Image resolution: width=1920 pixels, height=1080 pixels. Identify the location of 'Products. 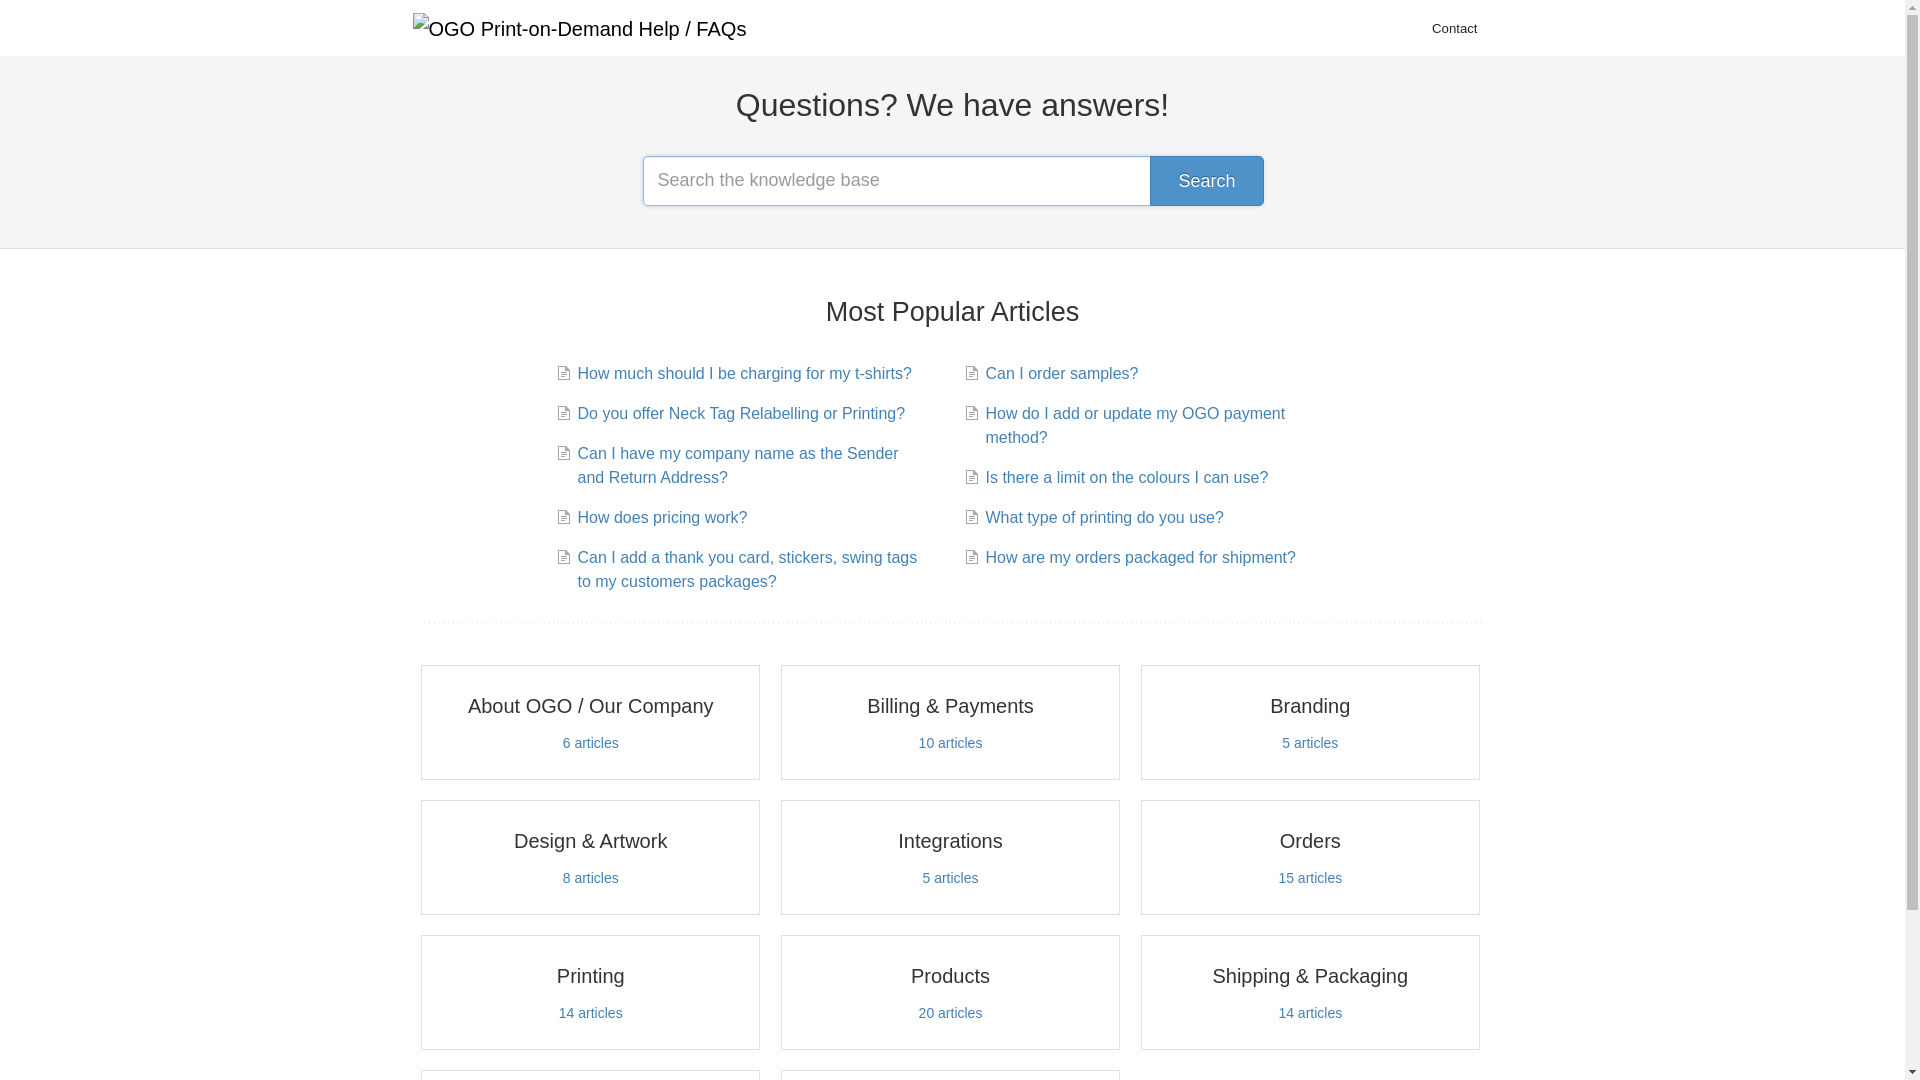
(949, 992).